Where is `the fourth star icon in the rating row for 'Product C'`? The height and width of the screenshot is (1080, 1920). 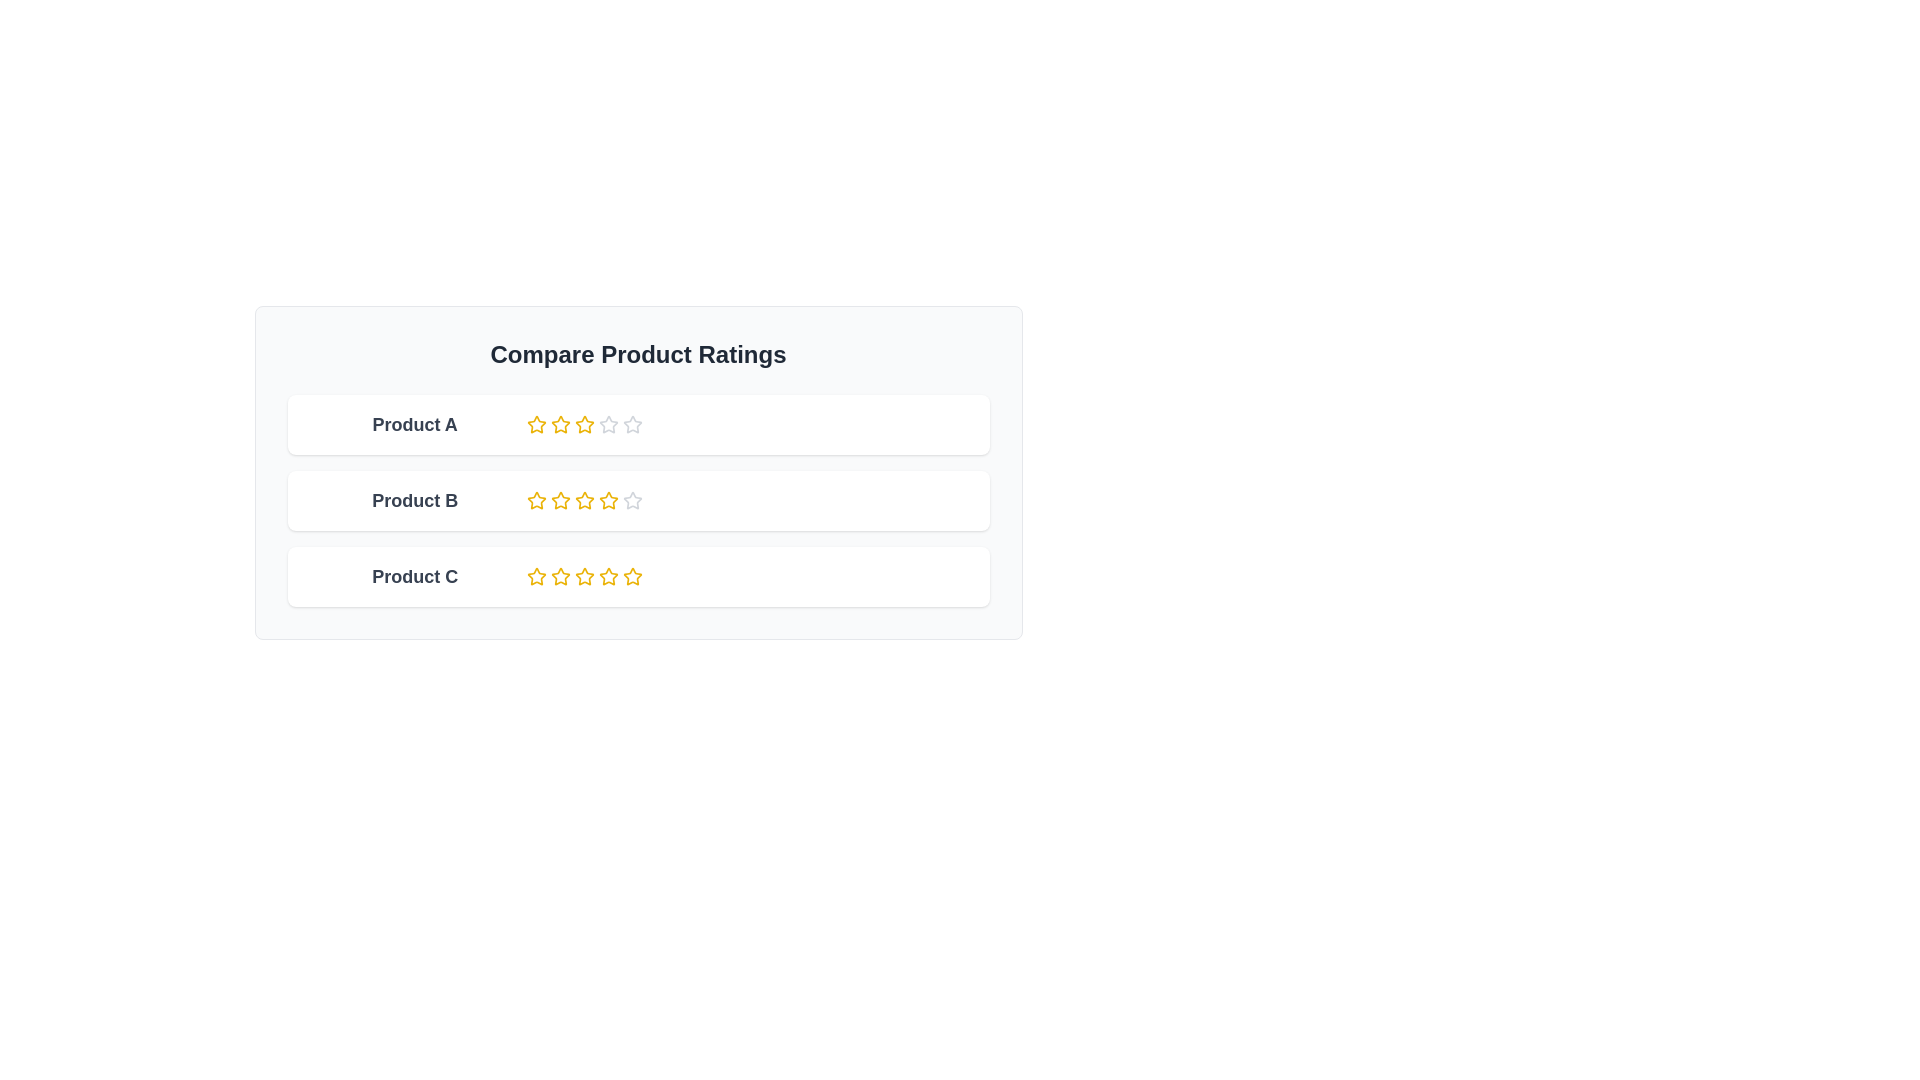
the fourth star icon in the rating row for 'Product C' is located at coordinates (607, 577).